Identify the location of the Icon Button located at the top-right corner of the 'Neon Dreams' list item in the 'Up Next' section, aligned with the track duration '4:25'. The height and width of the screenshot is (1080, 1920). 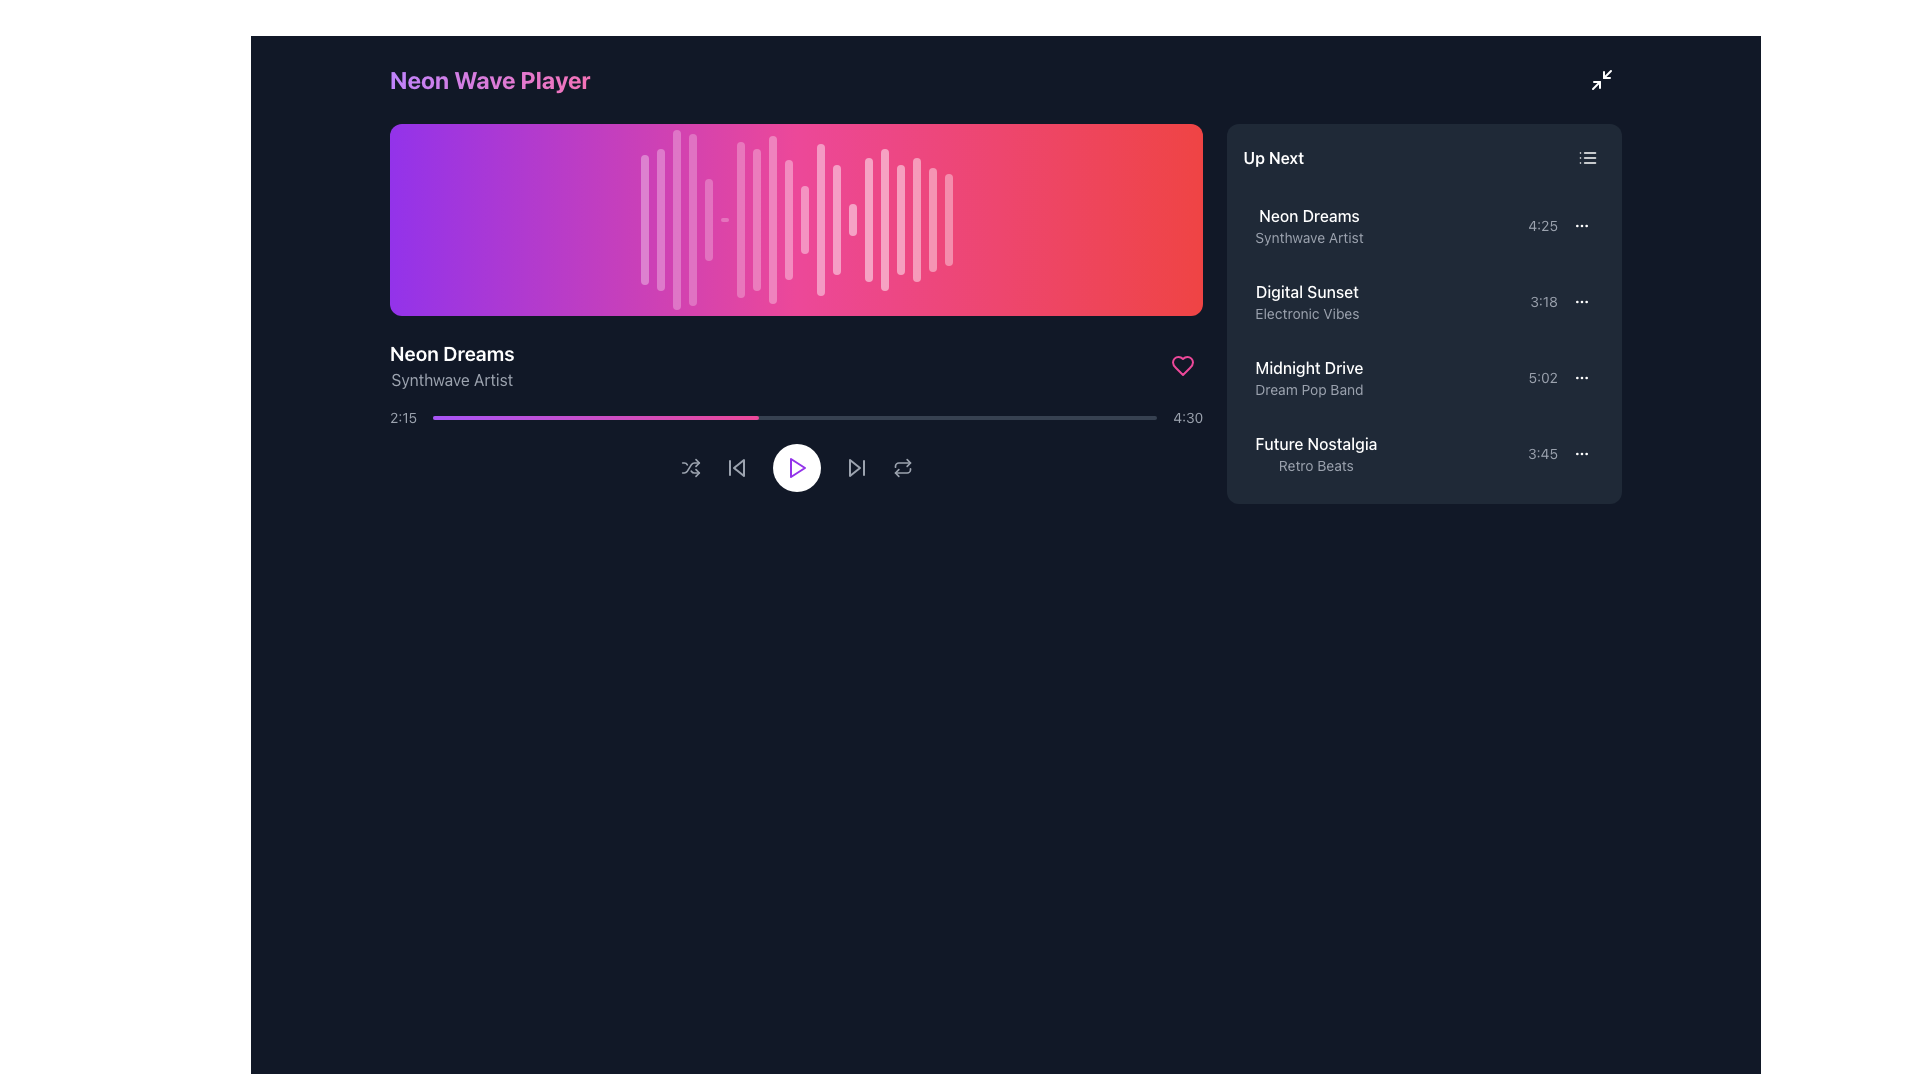
(1580, 225).